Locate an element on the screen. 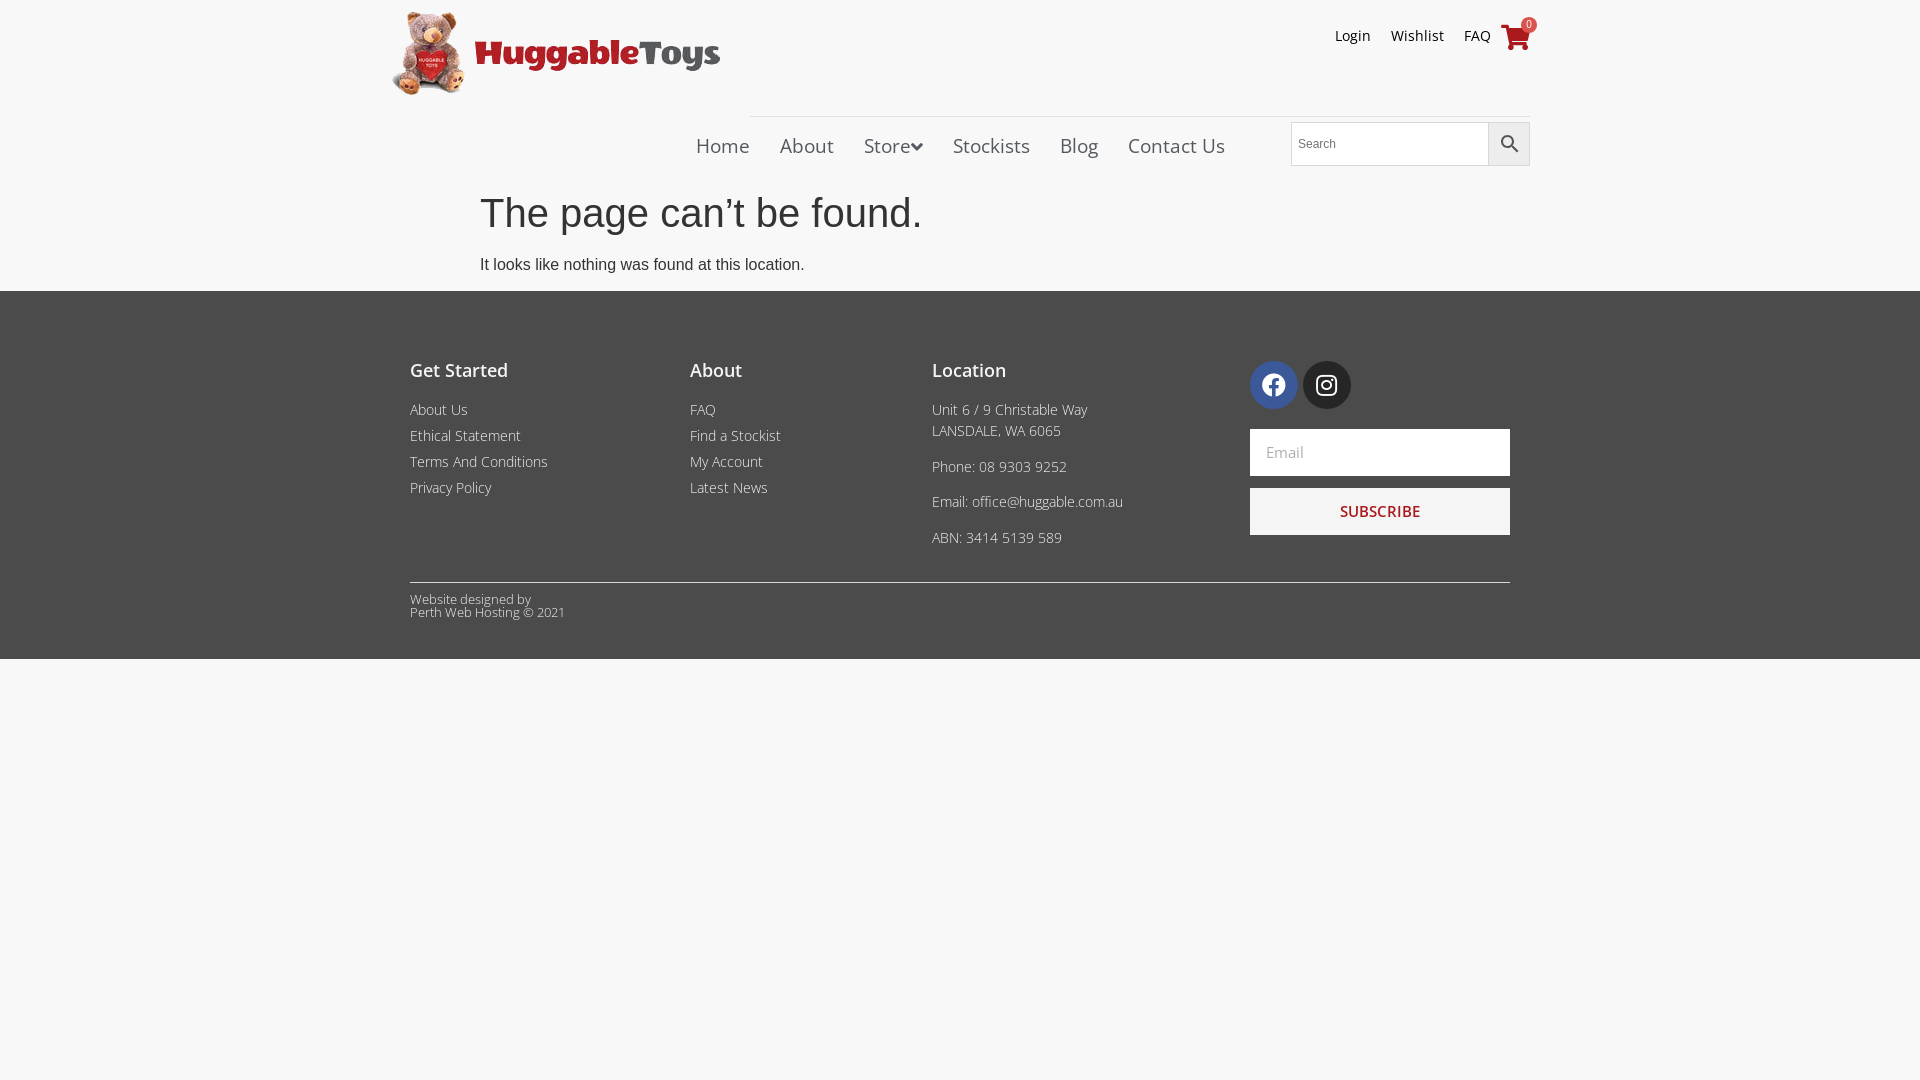  'Perth Web Hosting' is located at coordinates (464, 611).